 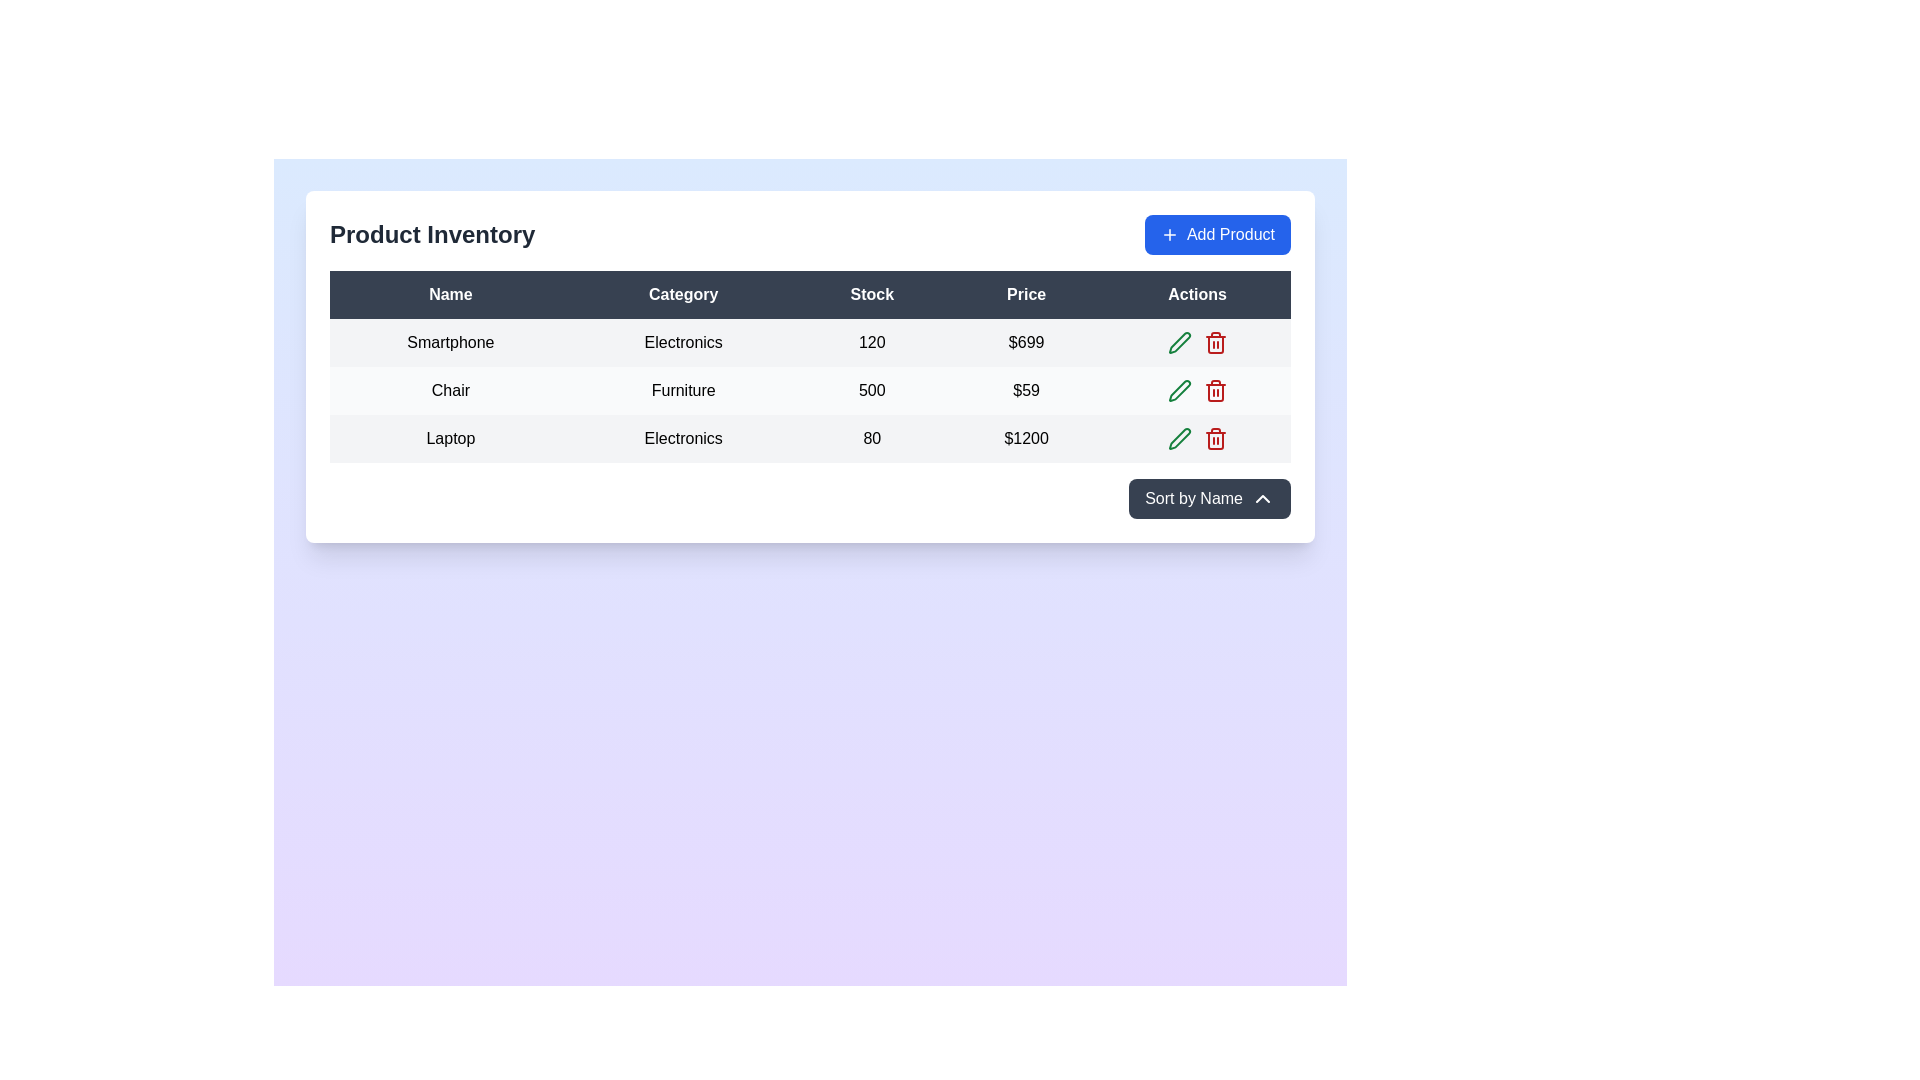 I want to click on the 'Actions' column header in the table, which is the fifth column header located to the right of the 'Price' header, so click(x=1197, y=294).